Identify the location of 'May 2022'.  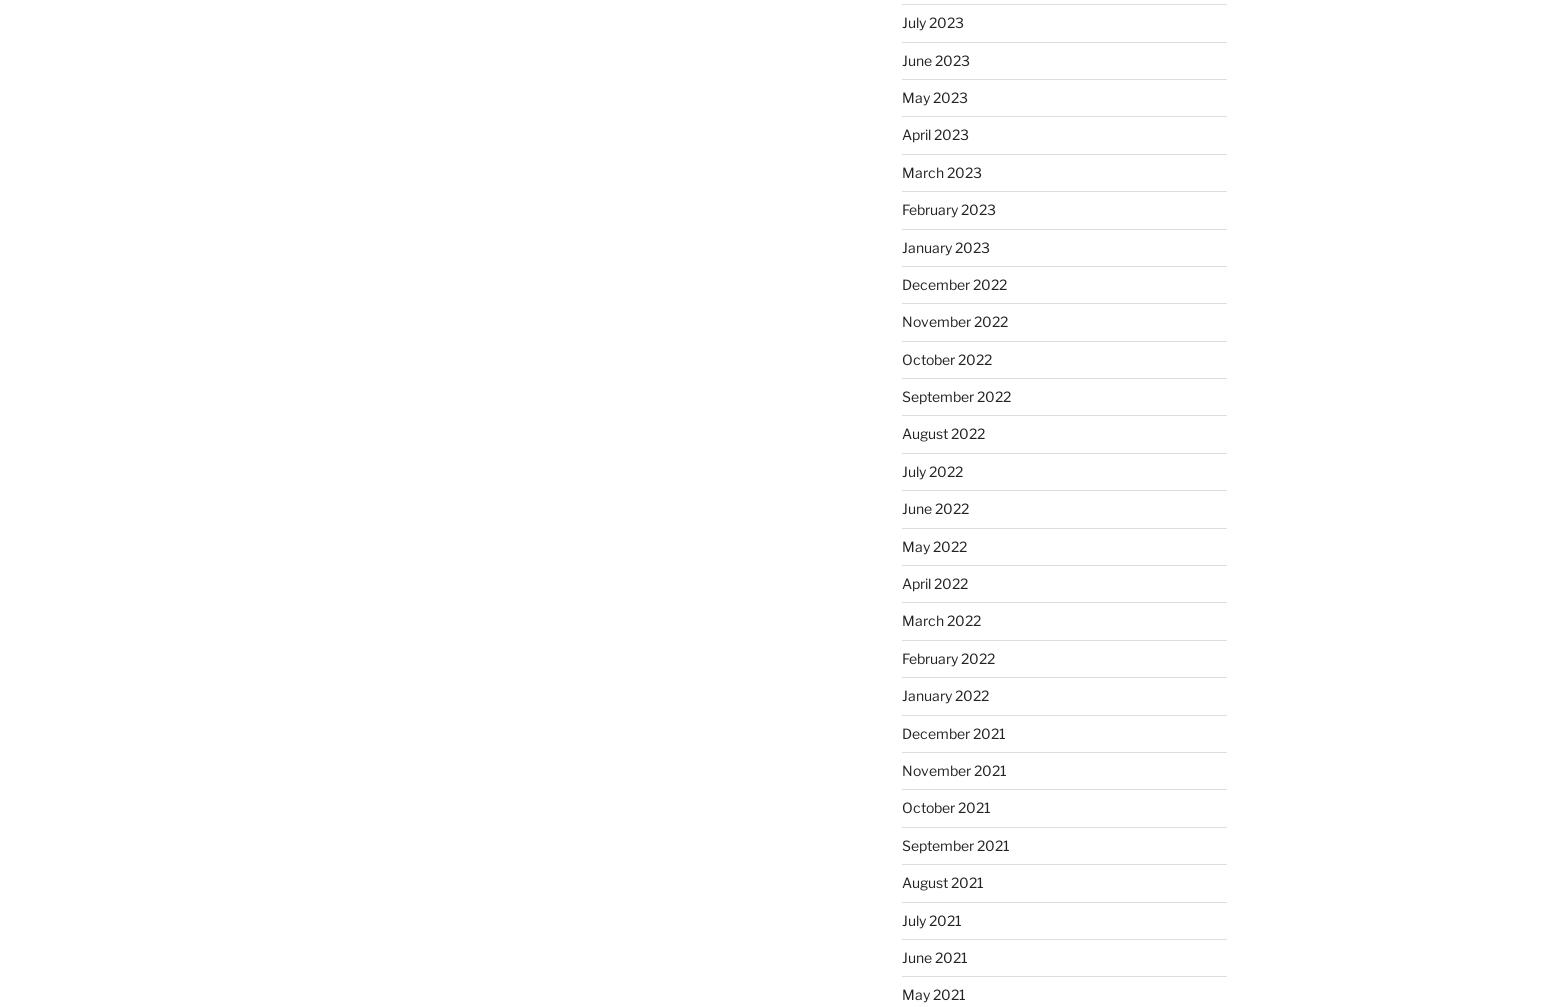
(932, 544).